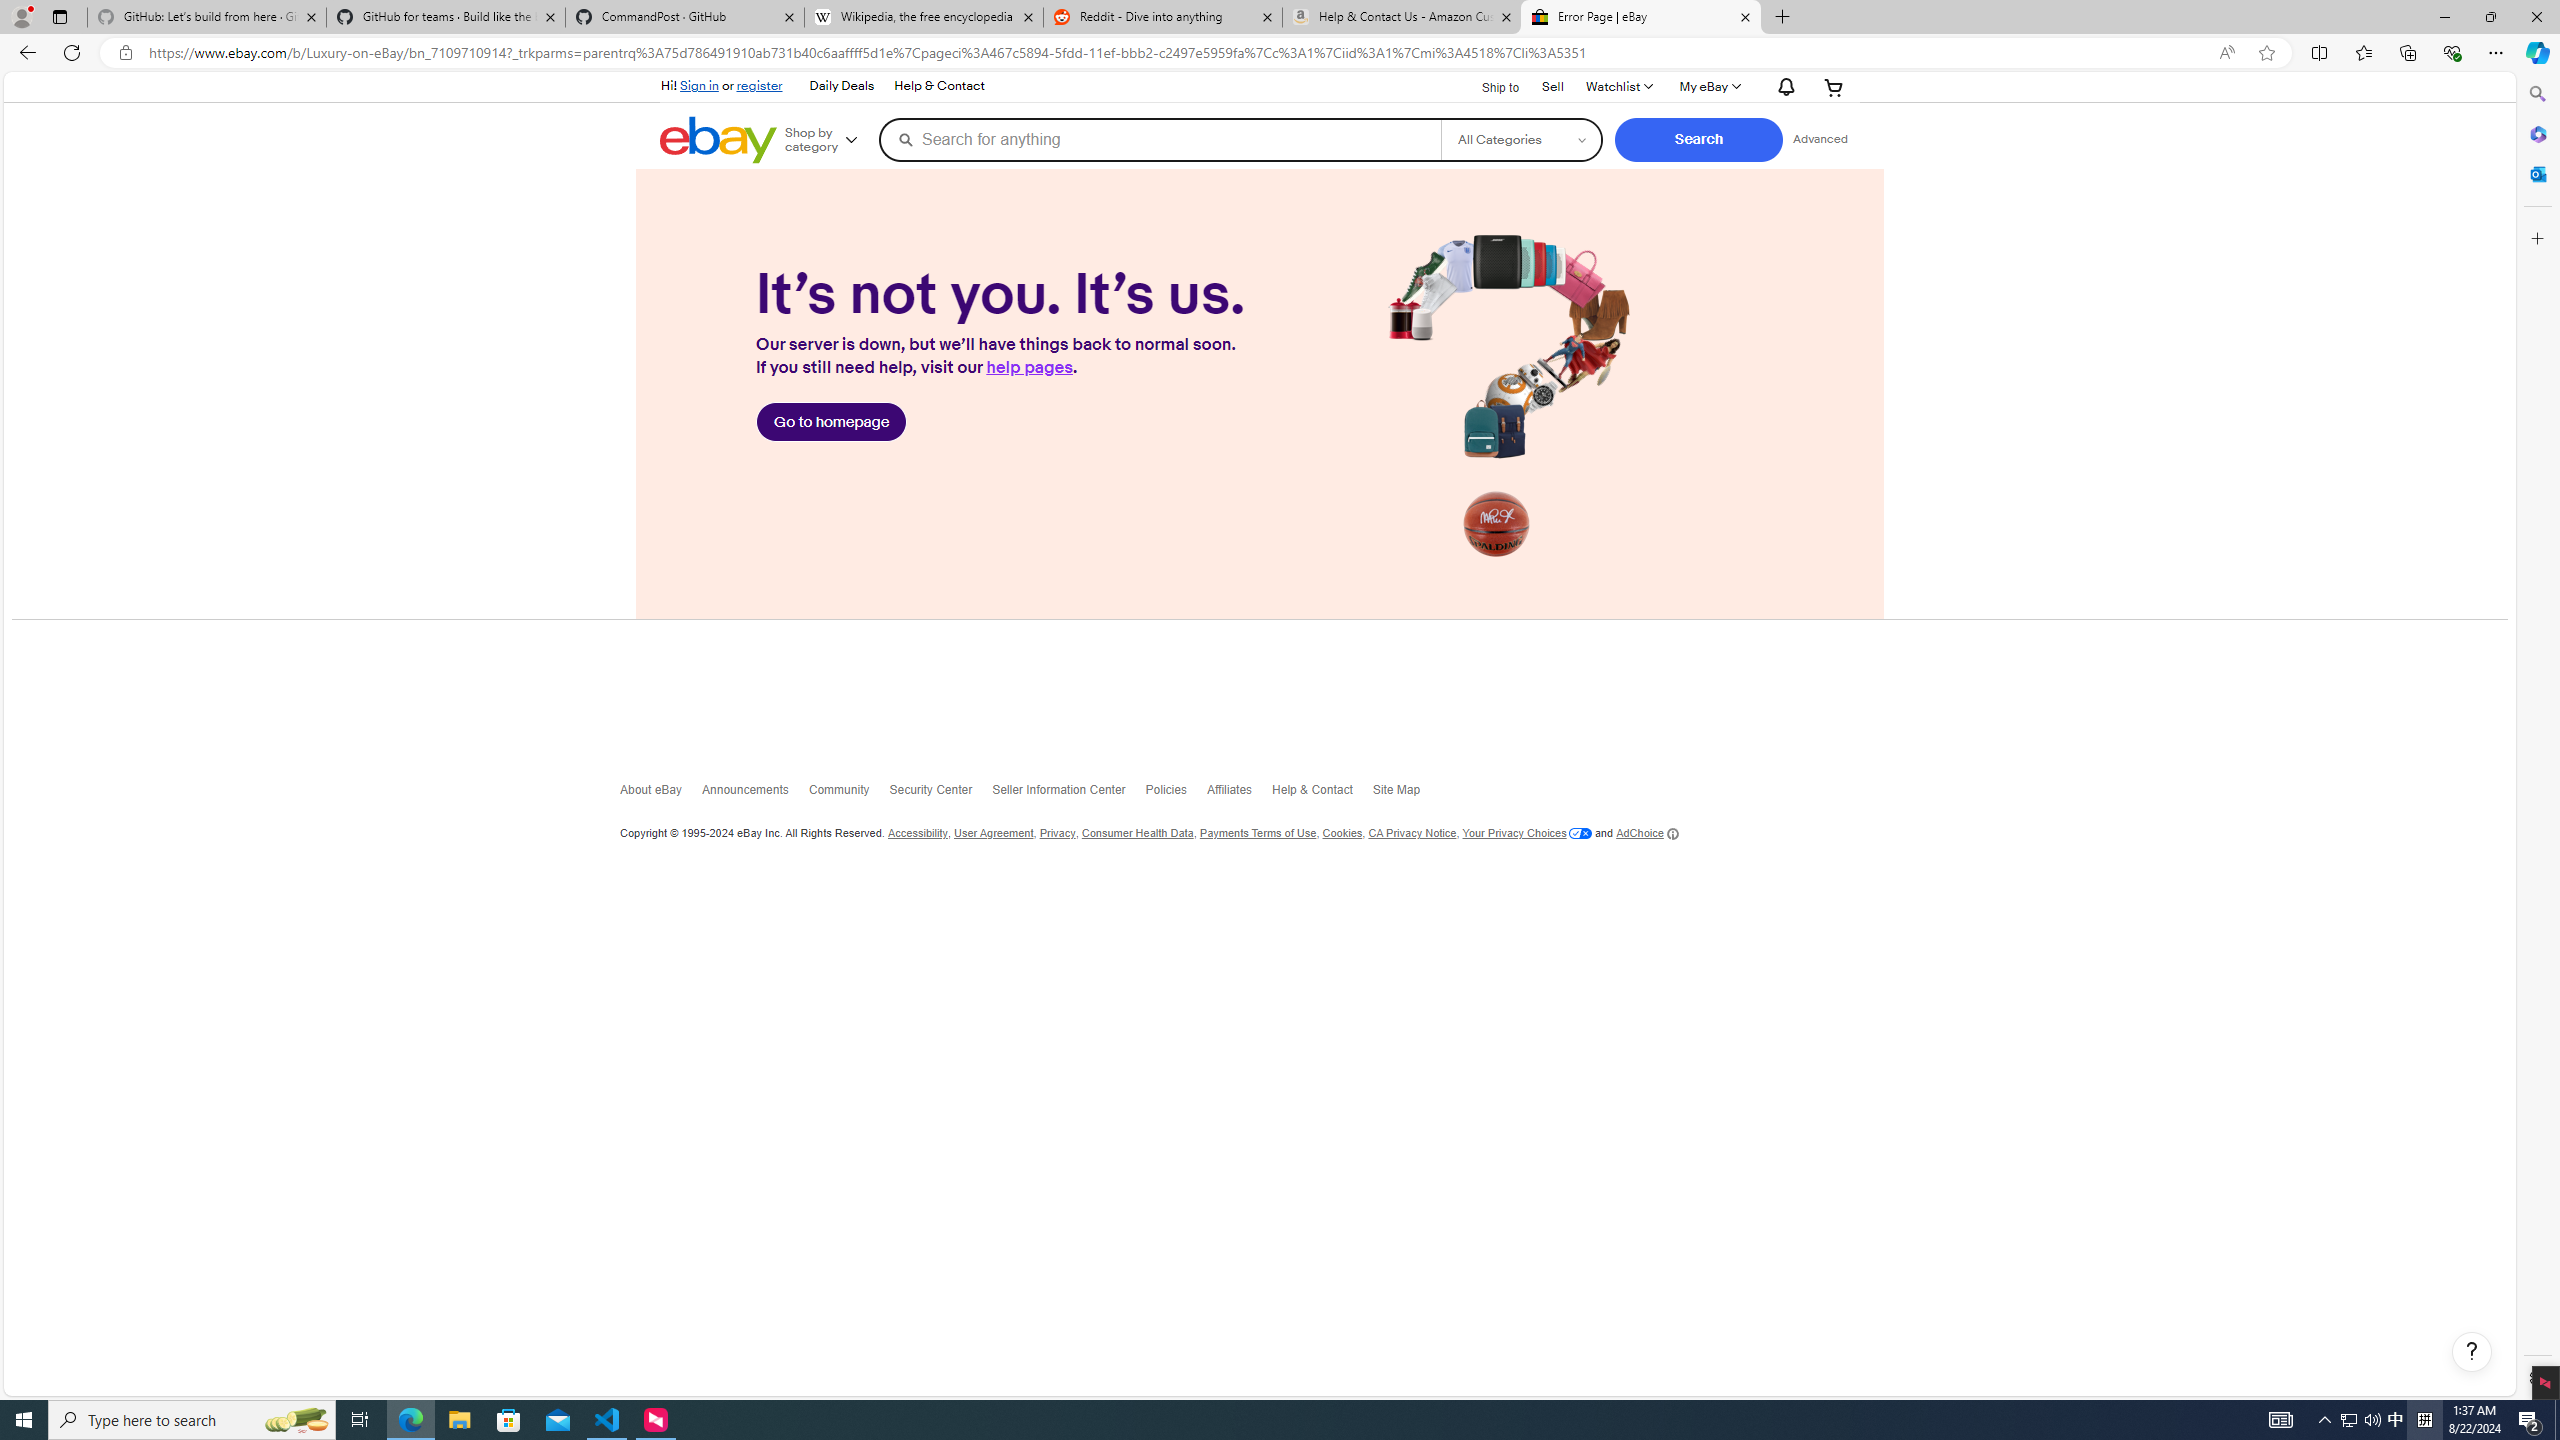 This screenshot has width=2560, height=1440. What do you see at coordinates (1406, 793) in the screenshot?
I see `'Site Map'` at bounding box center [1406, 793].